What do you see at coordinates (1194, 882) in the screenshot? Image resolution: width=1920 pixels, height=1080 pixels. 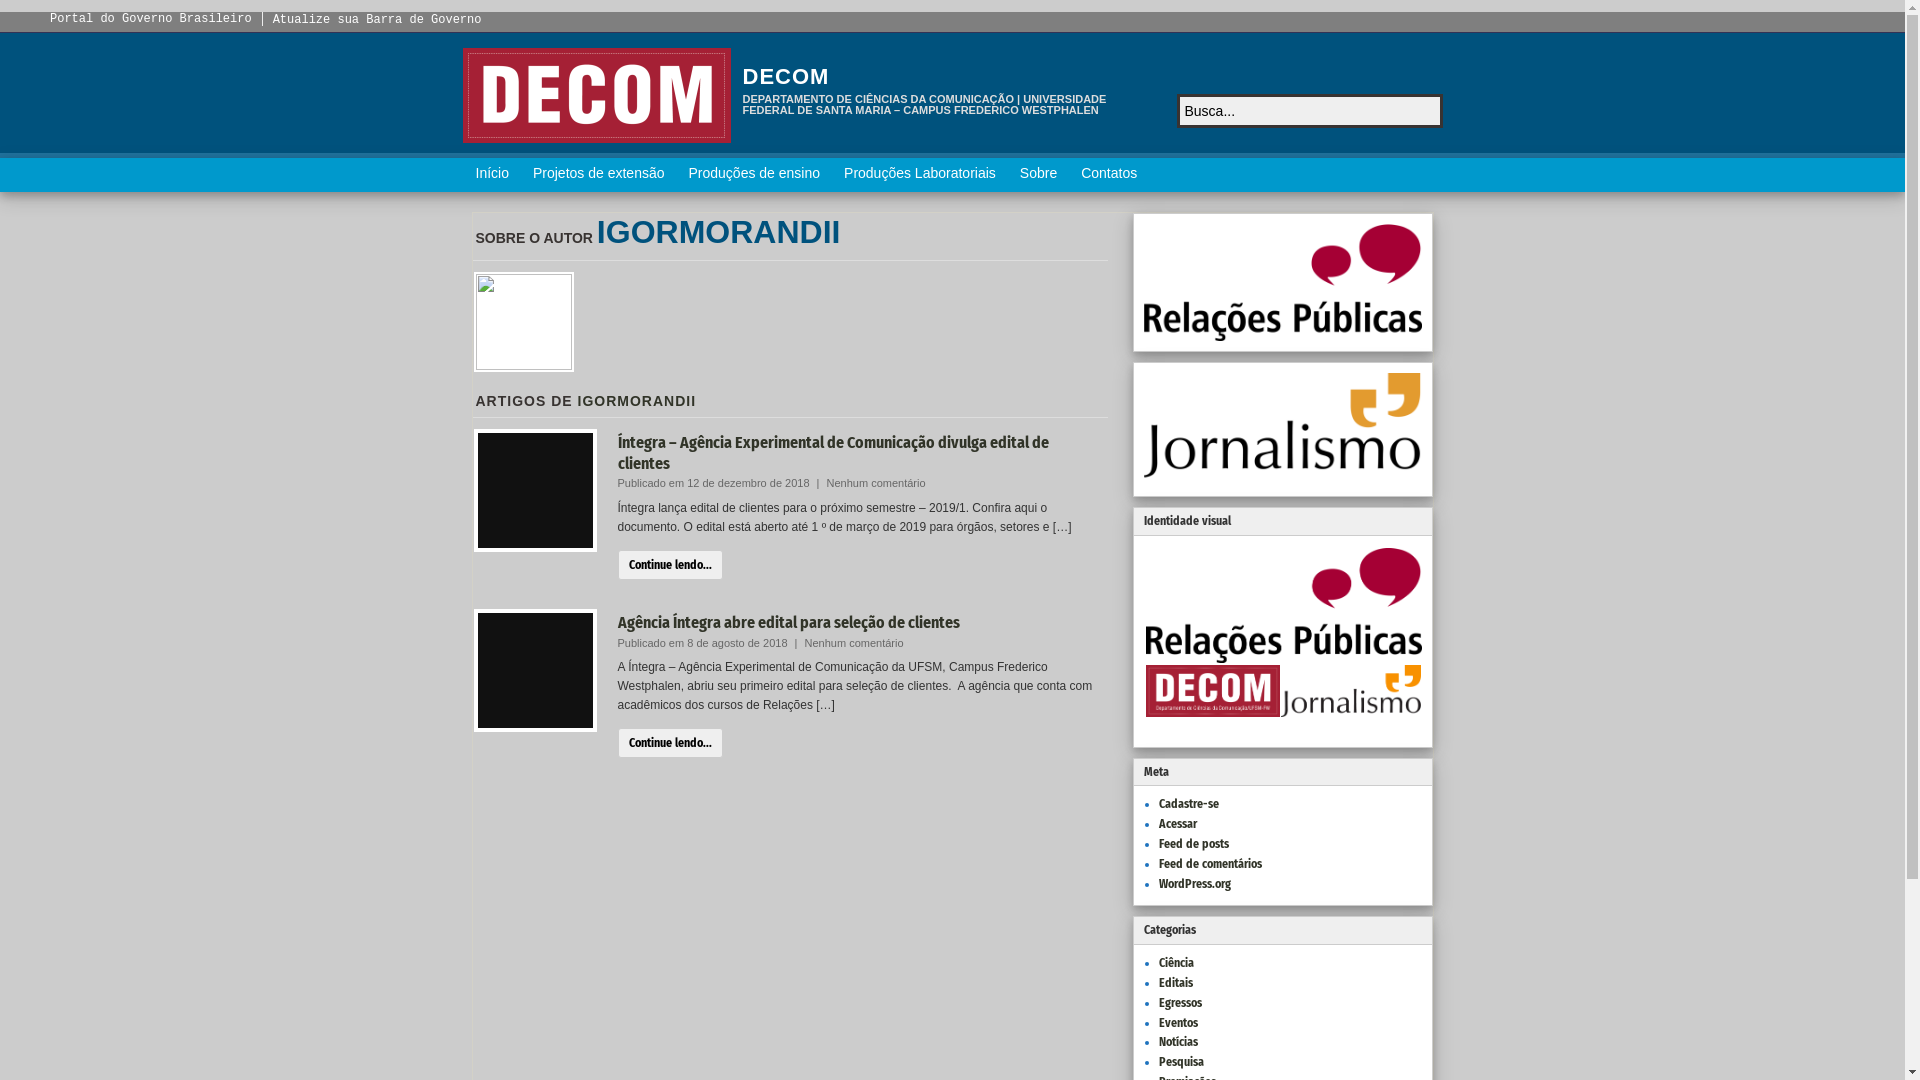 I see `'WordPress.org'` at bounding box center [1194, 882].